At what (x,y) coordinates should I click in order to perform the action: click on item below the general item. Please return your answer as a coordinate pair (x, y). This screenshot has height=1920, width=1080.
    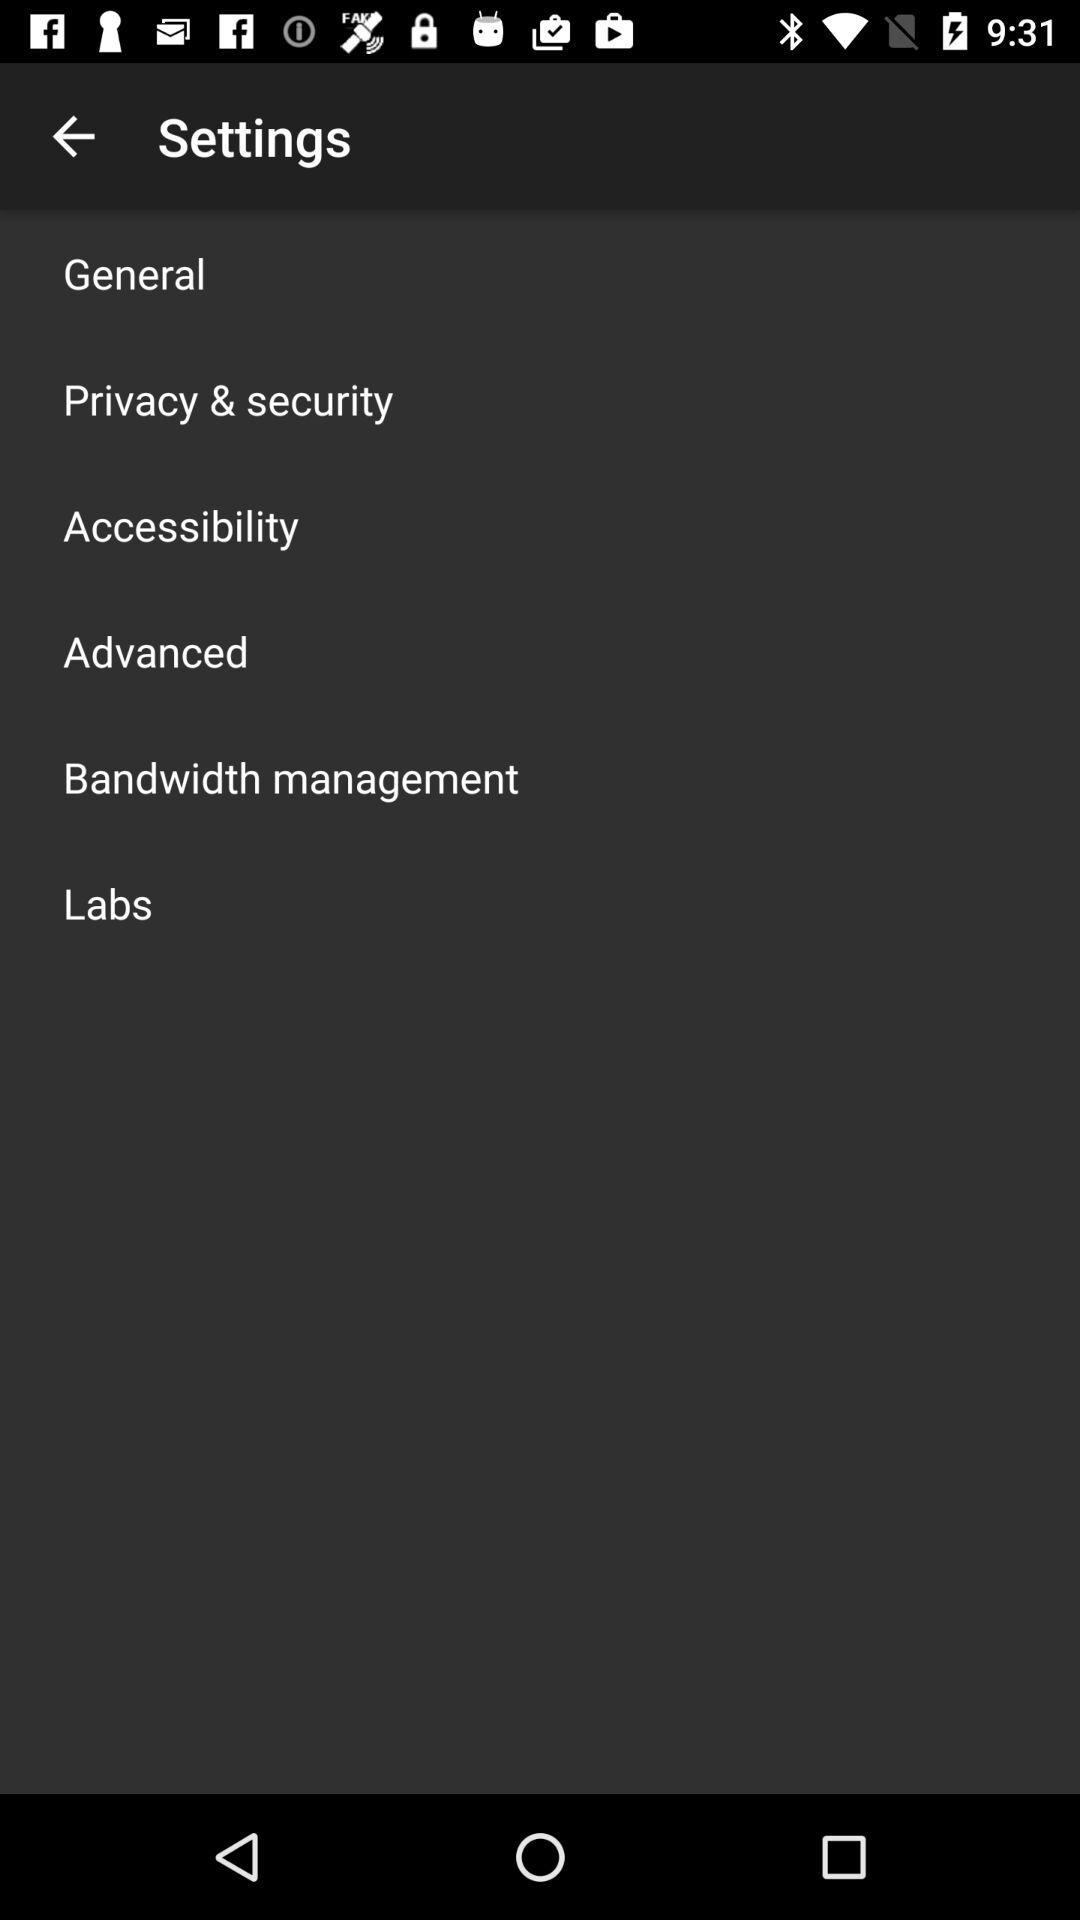
    Looking at the image, I should click on (227, 398).